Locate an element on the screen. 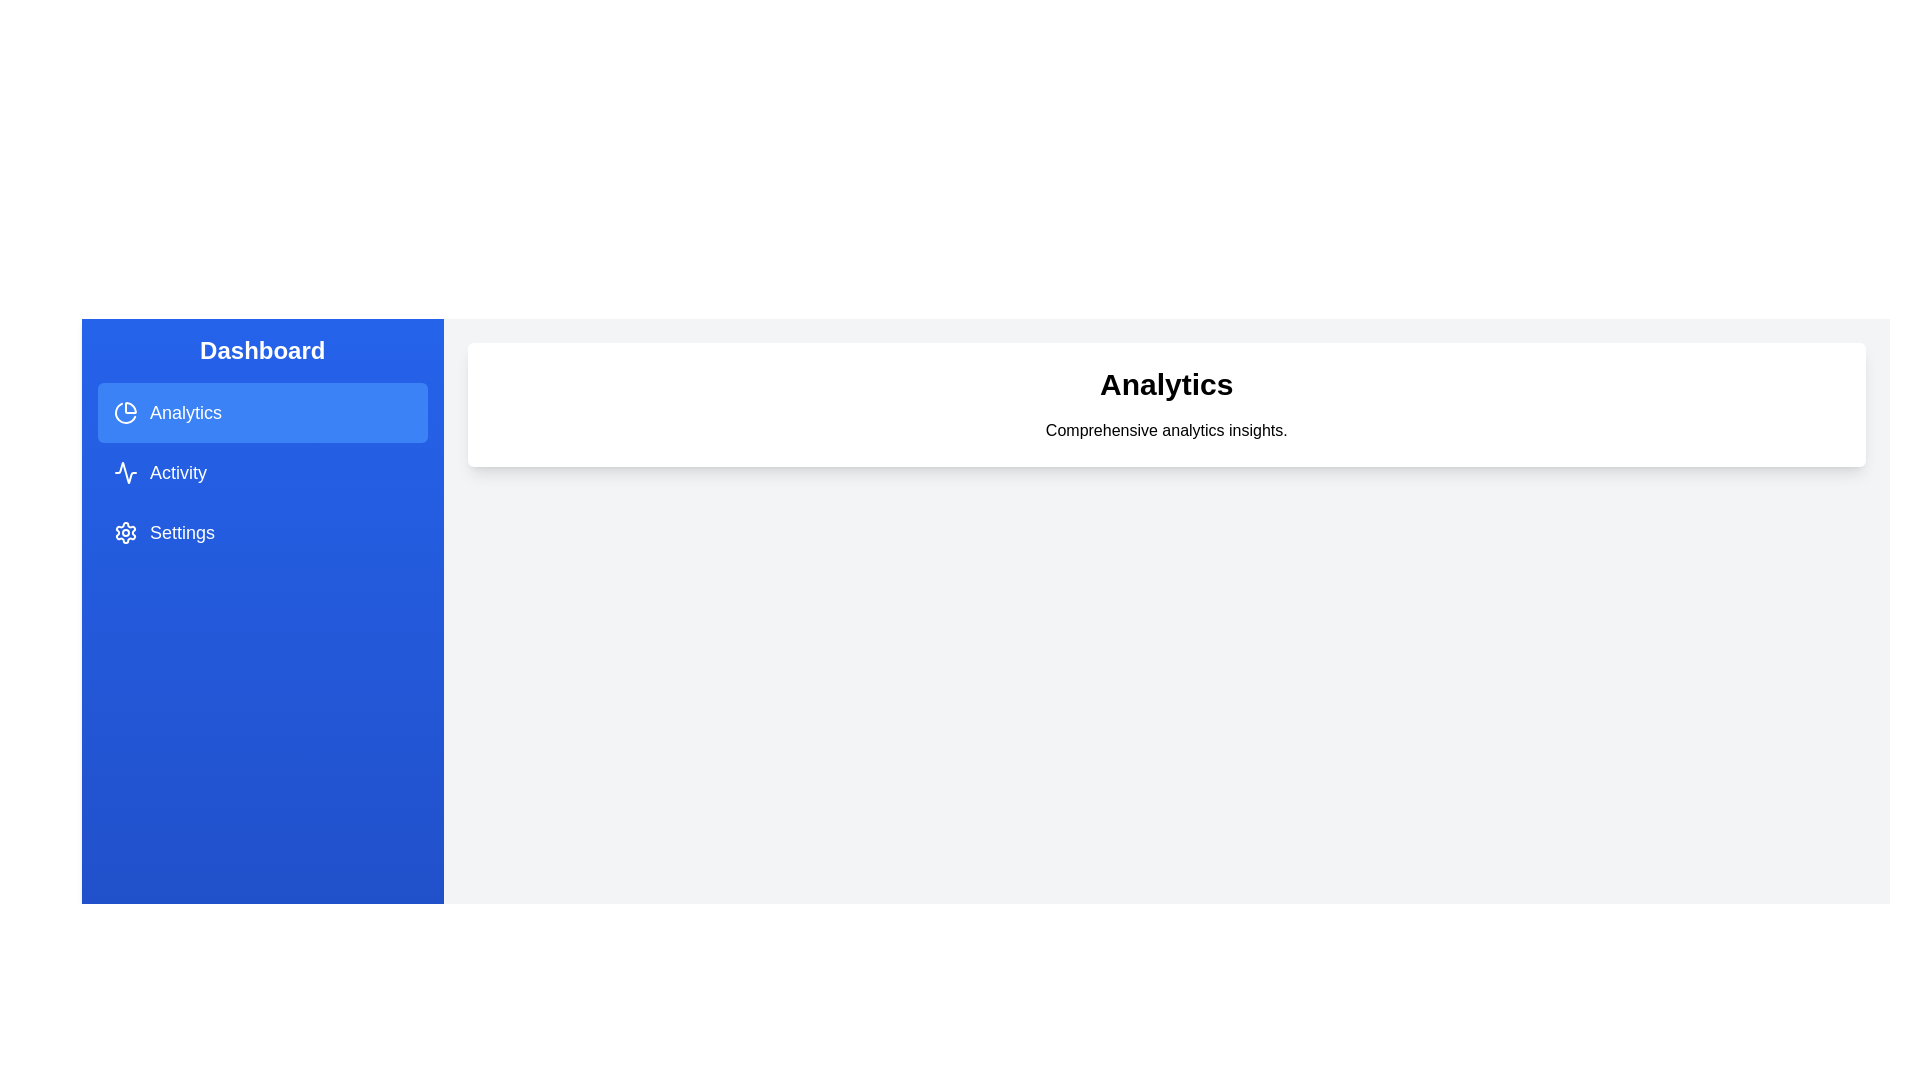 This screenshot has width=1920, height=1080. the 'Activity' menu item icon located in the sidebar menu, which is positioned below the 'Analytics' menu item and above the 'Settings' menu item is located at coordinates (124, 473).